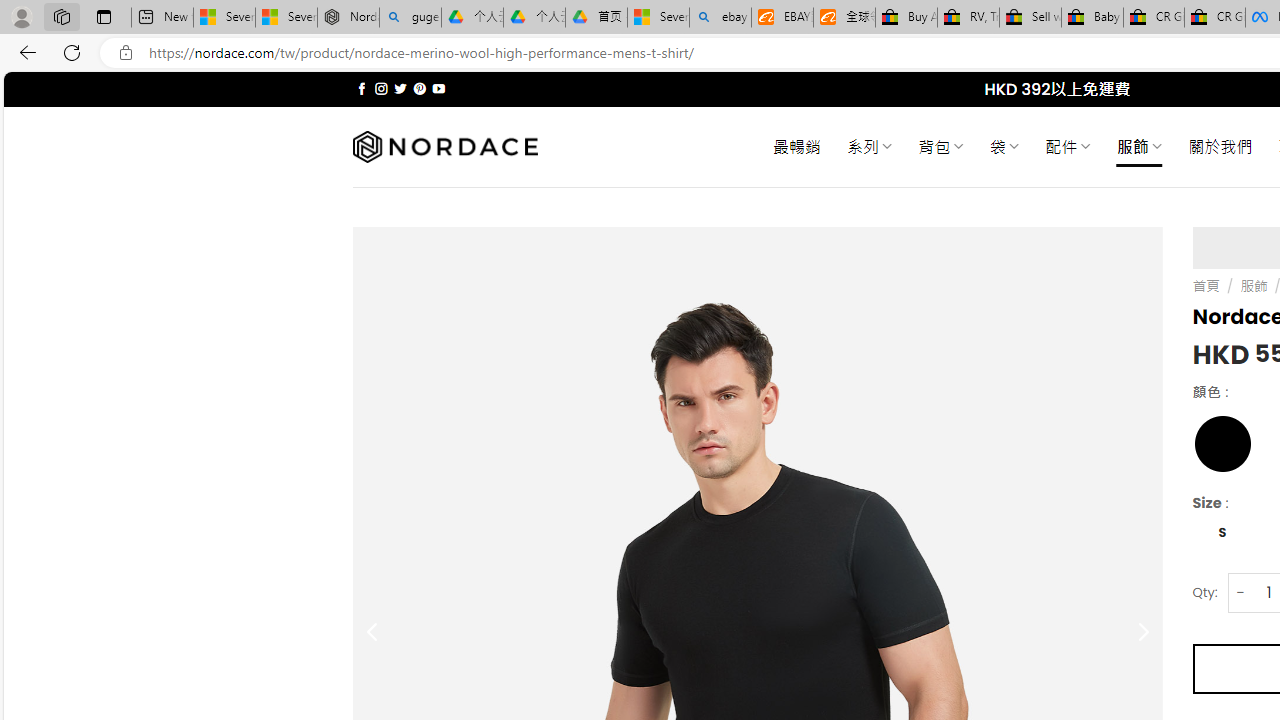  I want to click on 'Follow on YouTube', so click(438, 88).